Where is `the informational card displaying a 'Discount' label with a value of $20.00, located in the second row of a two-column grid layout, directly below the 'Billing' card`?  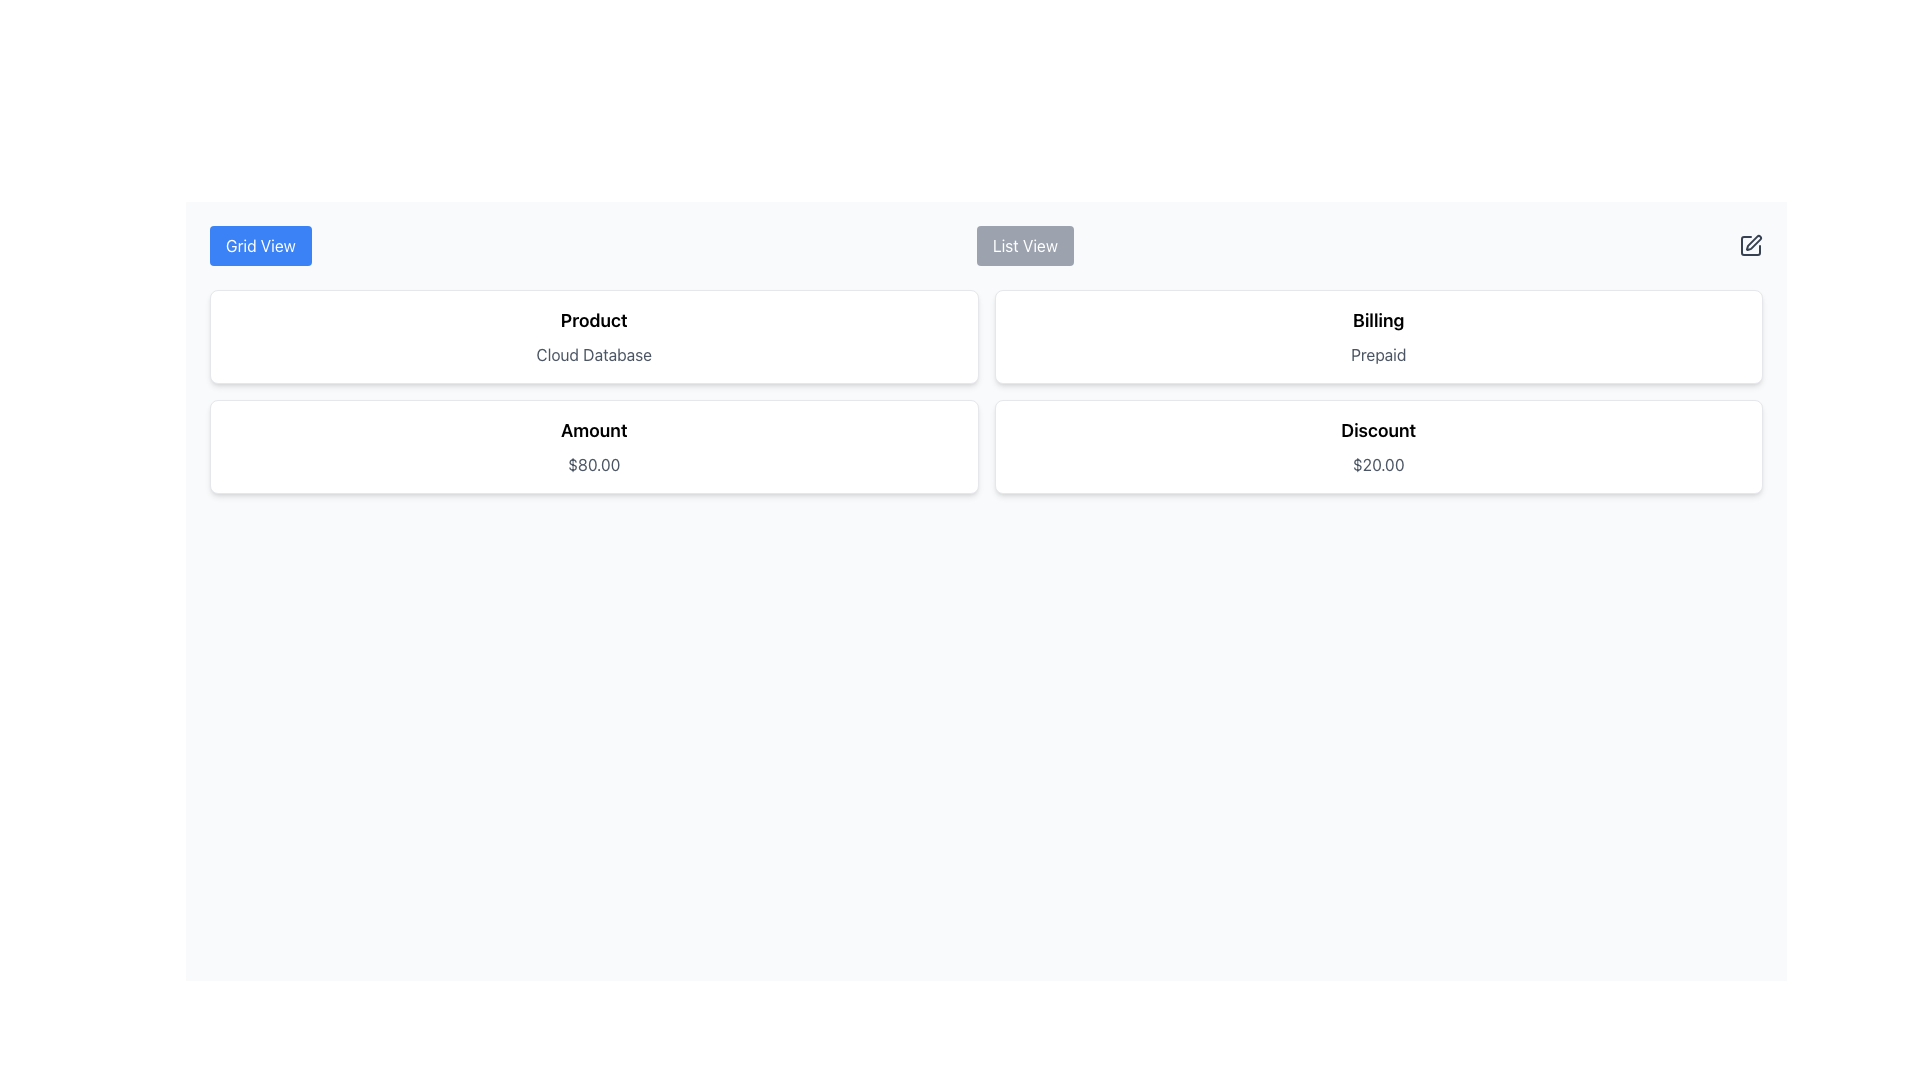
the informational card displaying a 'Discount' label with a value of $20.00, located in the second row of a two-column grid layout, directly below the 'Billing' card is located at coordinates (1377, 446).